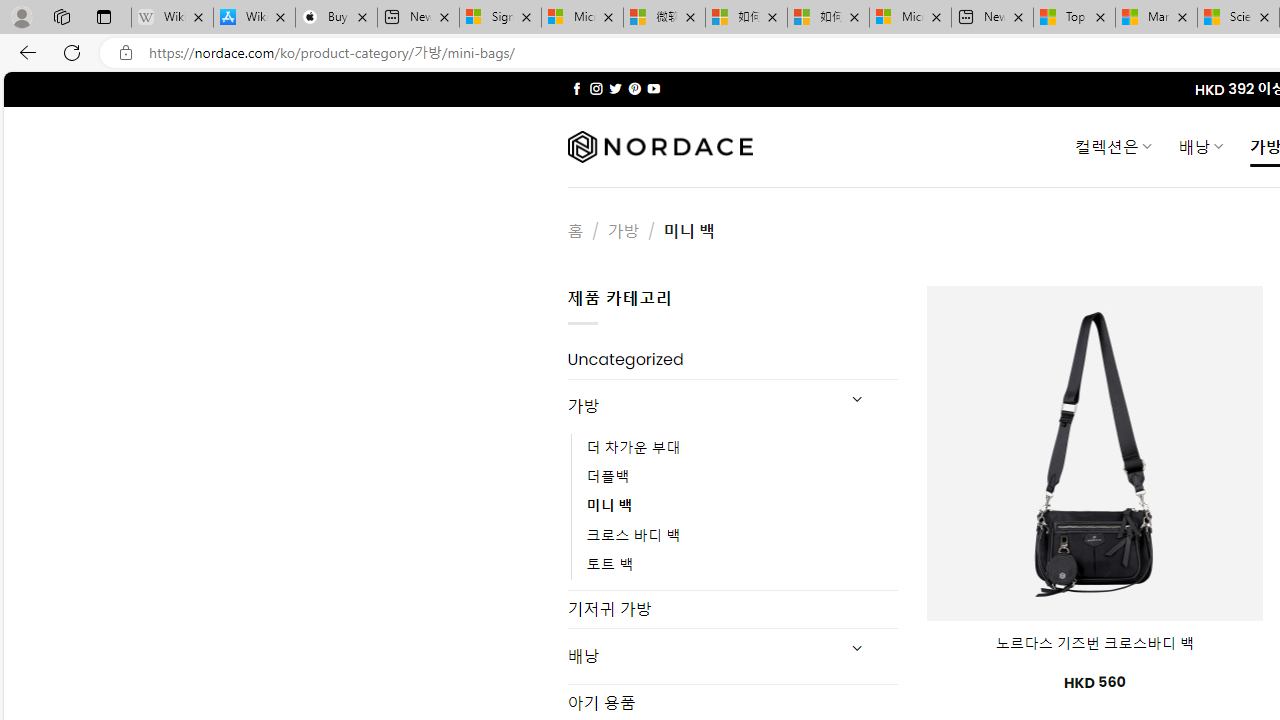 The height and width of the screenshot is (720, 1280). Describe the element at coordinates (500, 17) in the screenshot. I see `'Sign in to your Microsoft account'` at that location.